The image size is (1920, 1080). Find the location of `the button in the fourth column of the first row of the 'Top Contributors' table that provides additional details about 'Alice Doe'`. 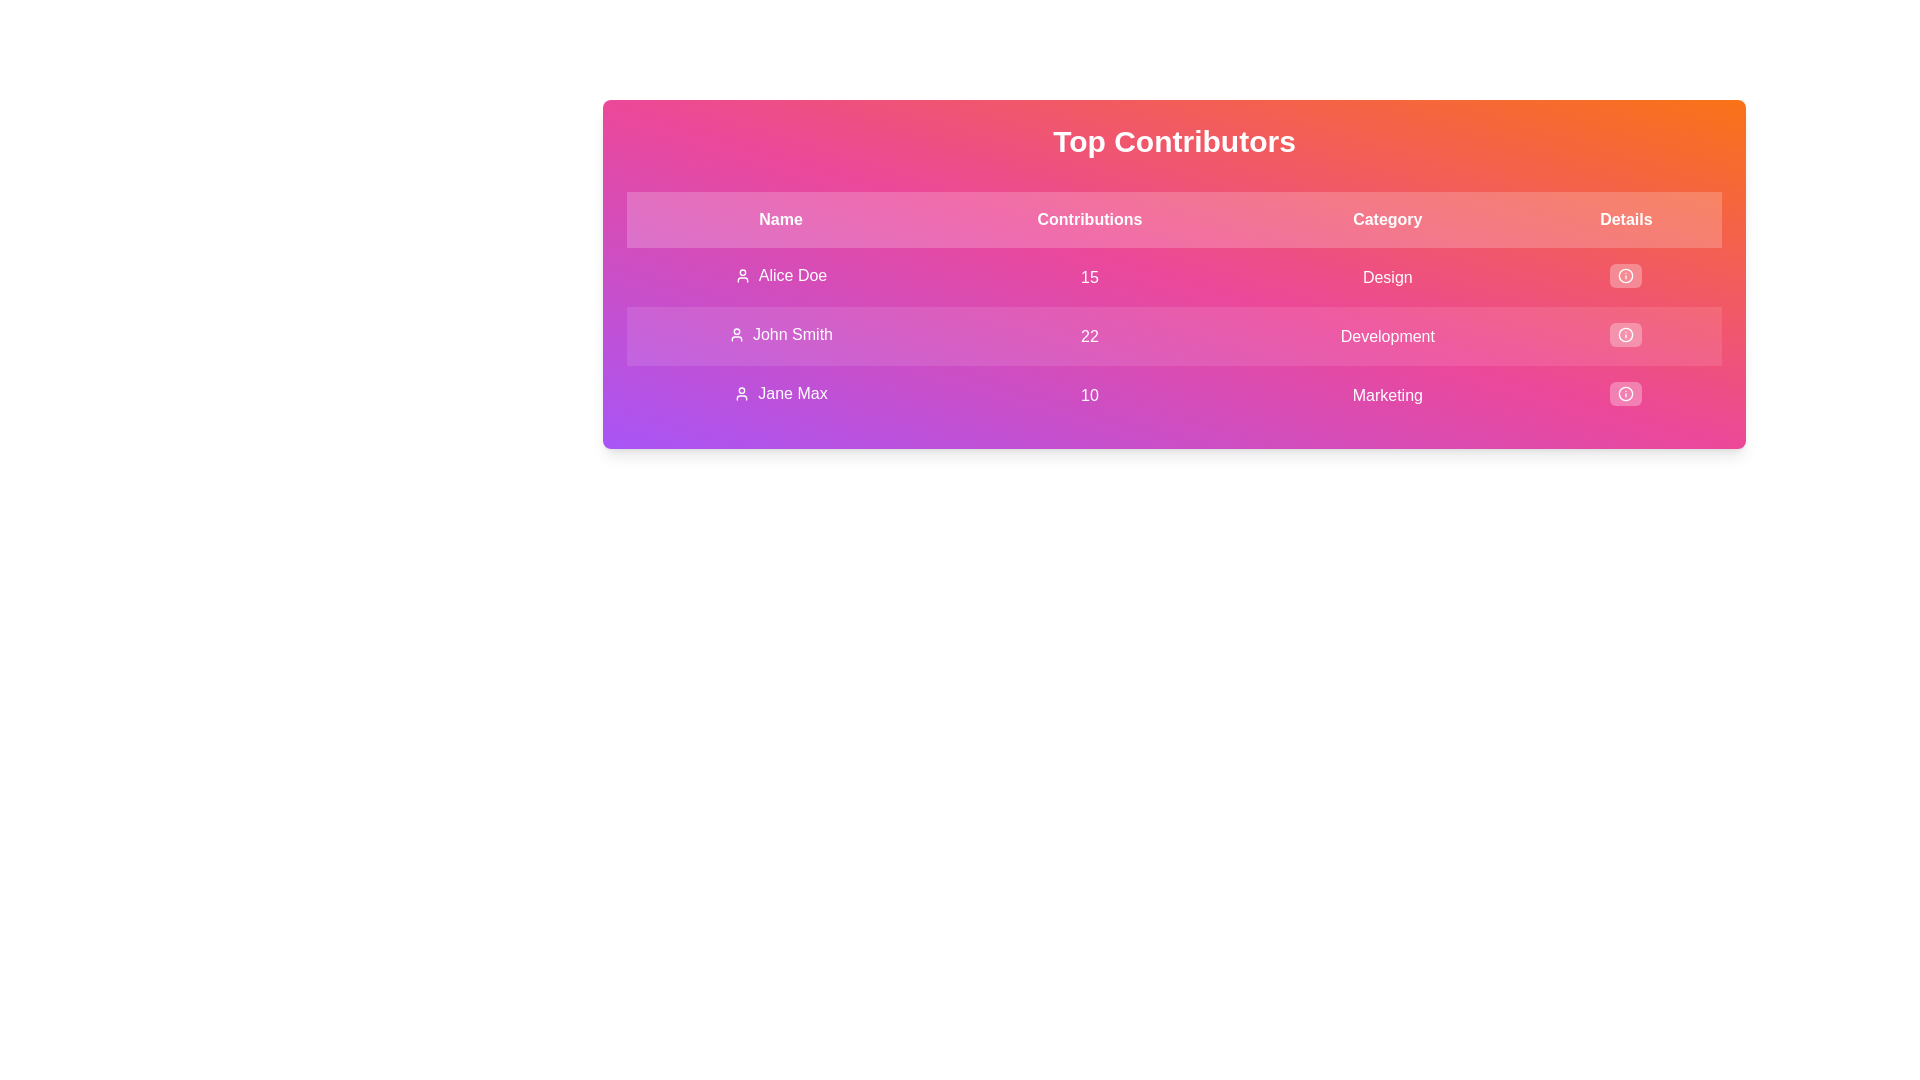

the button in the fourth column of the first row of the 'Top Contributors' table that provides additional details about 'Alice Doe' is located at coordinates (1626, 277).